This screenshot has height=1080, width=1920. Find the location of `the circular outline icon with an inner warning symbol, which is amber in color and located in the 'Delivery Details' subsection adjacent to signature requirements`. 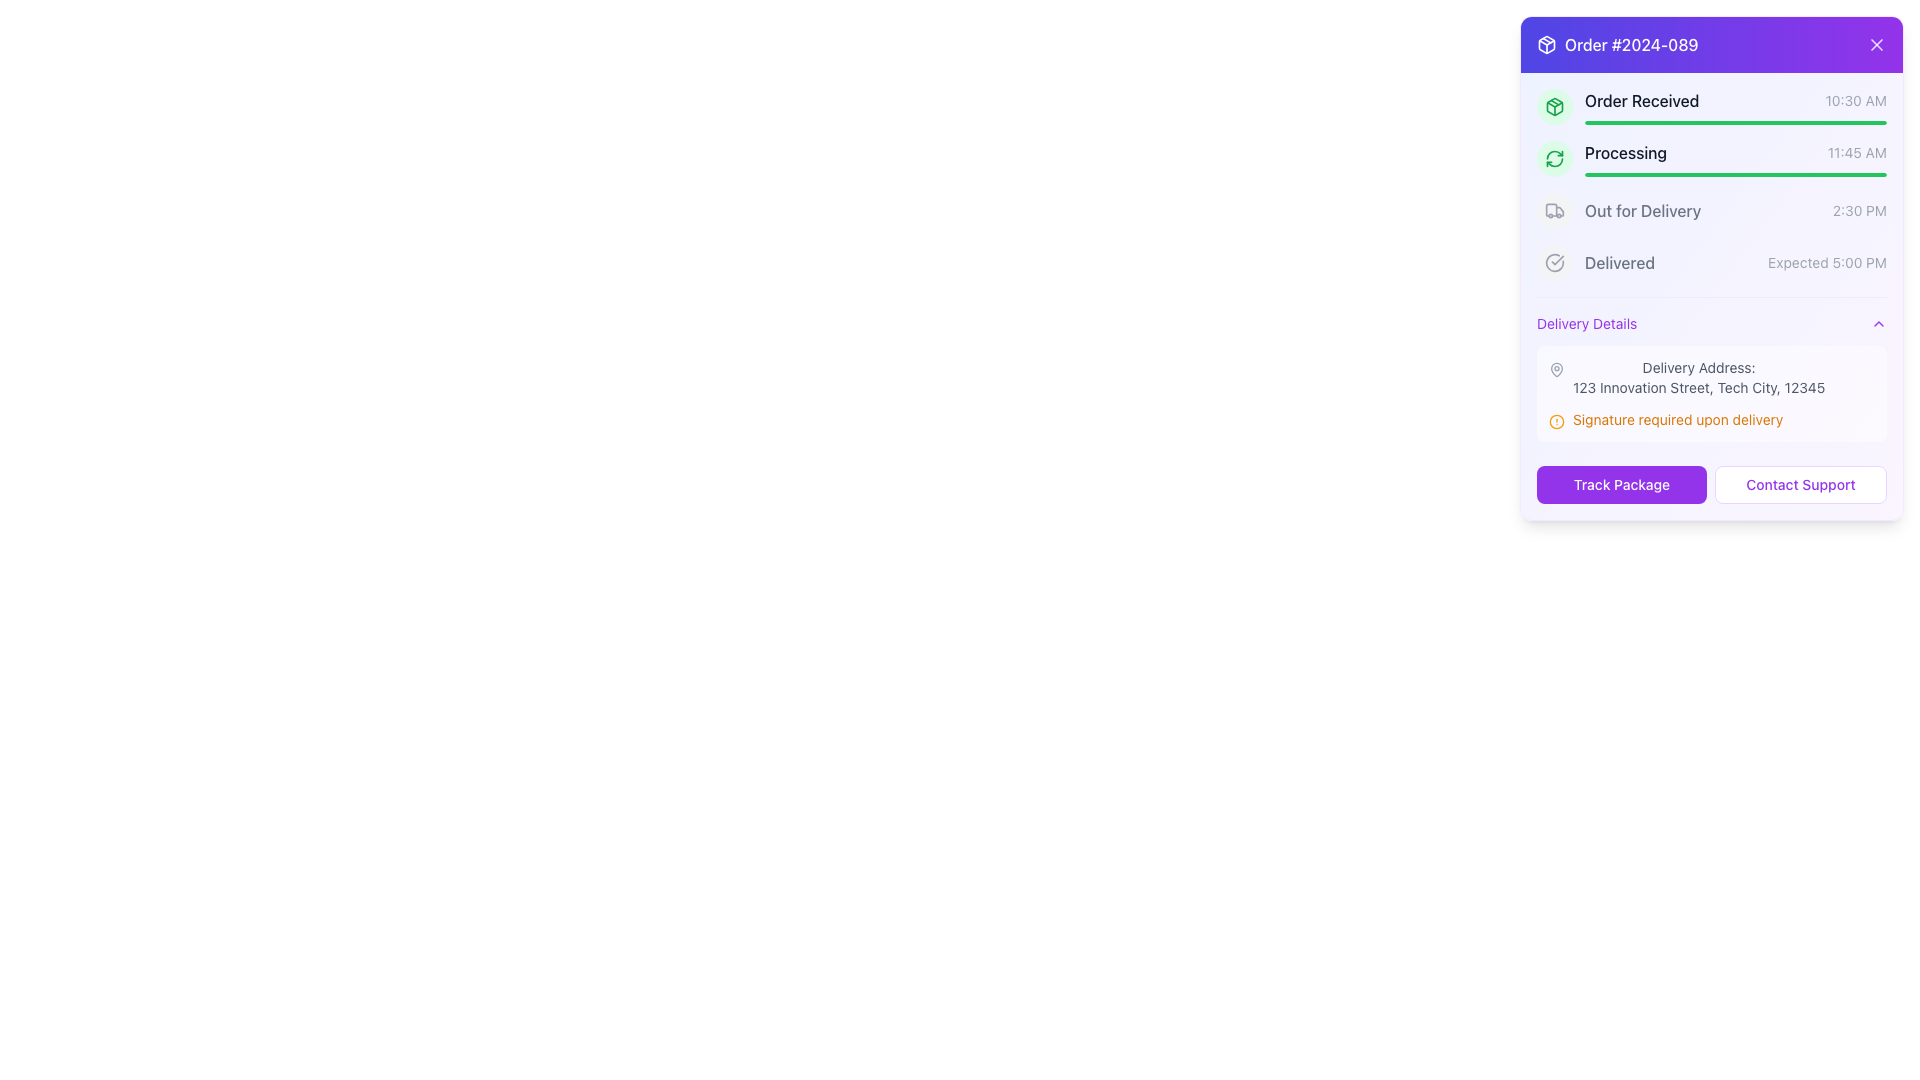

the circular outline icon with an inner warning symbol, which is amber in color and located in the 'Delivery Details' subsection adjacent to signature requirements is located at coordinates (1555, 420).